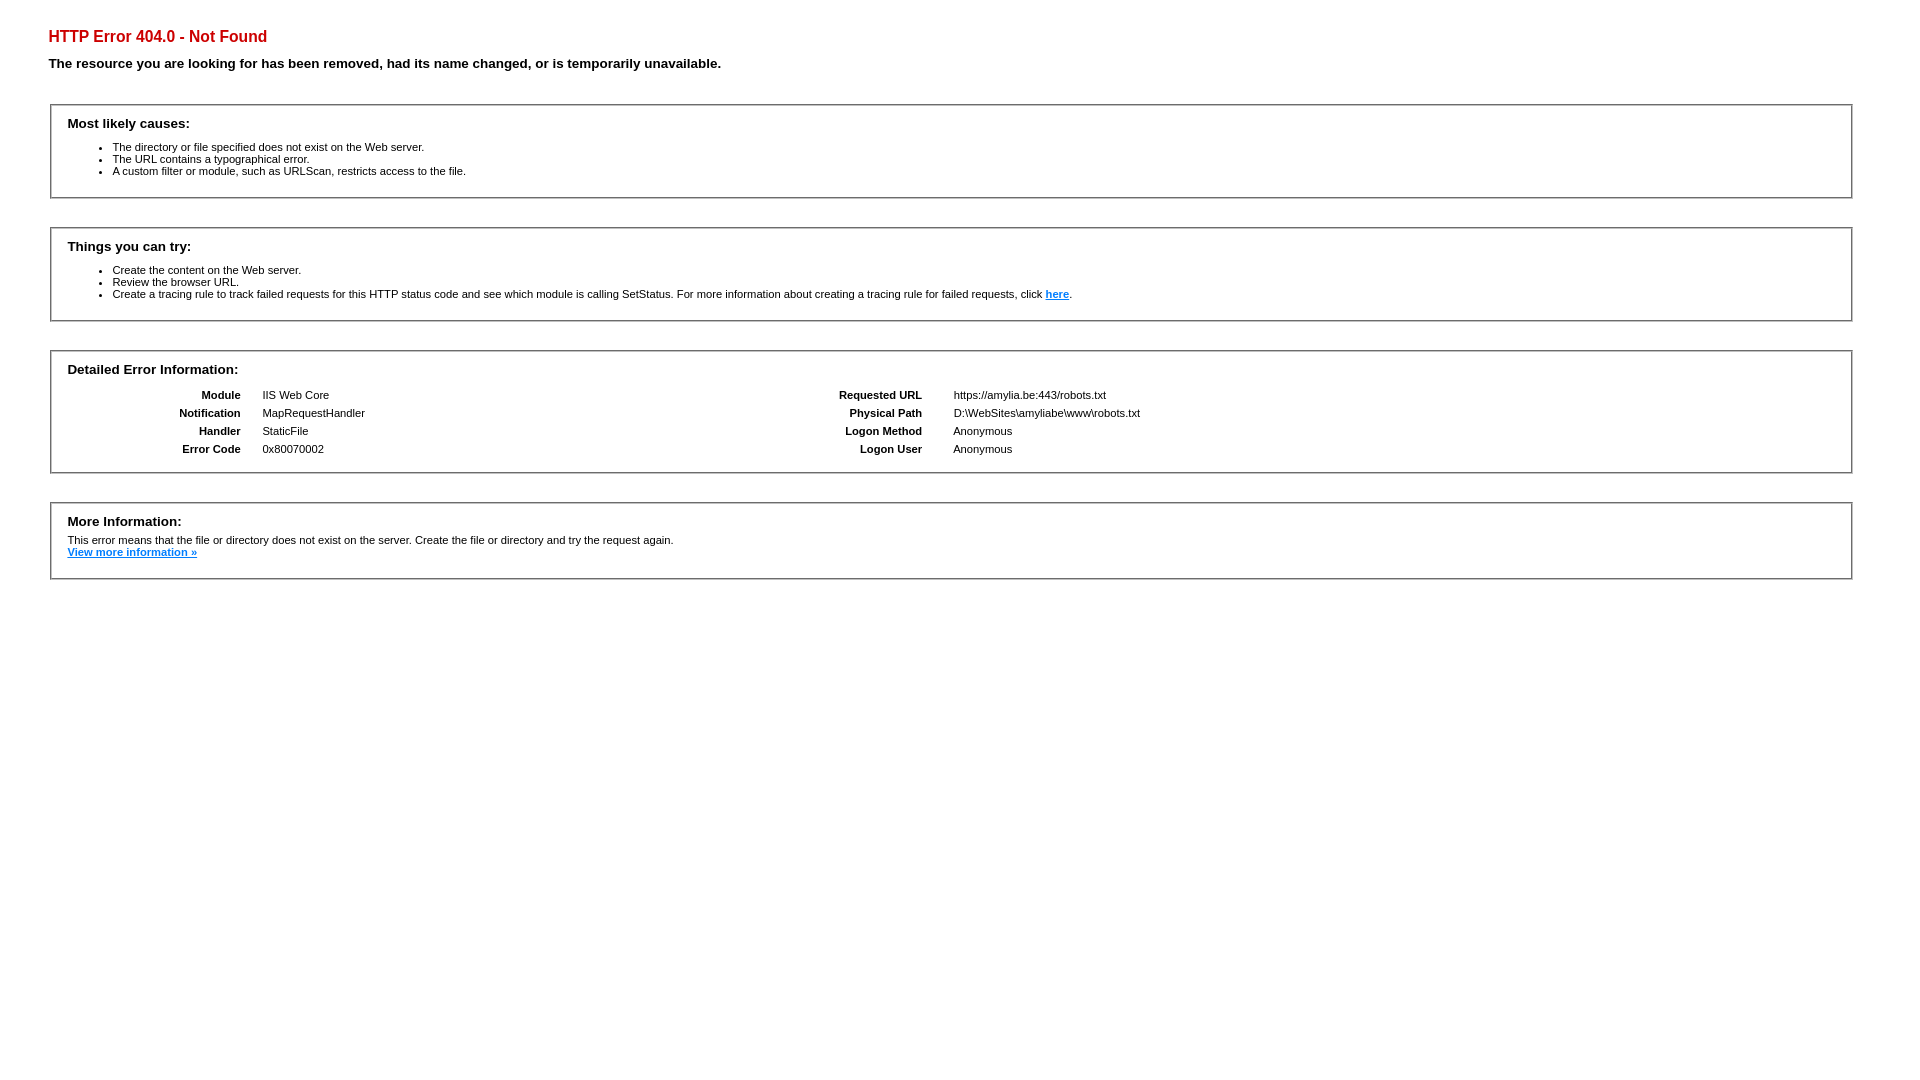 The height and width of the screenshot is (1080, 1920). What do you see at coordinates (1045, 293) in the screenshot?
I see `'here'` at bounding box center [1045, 293].